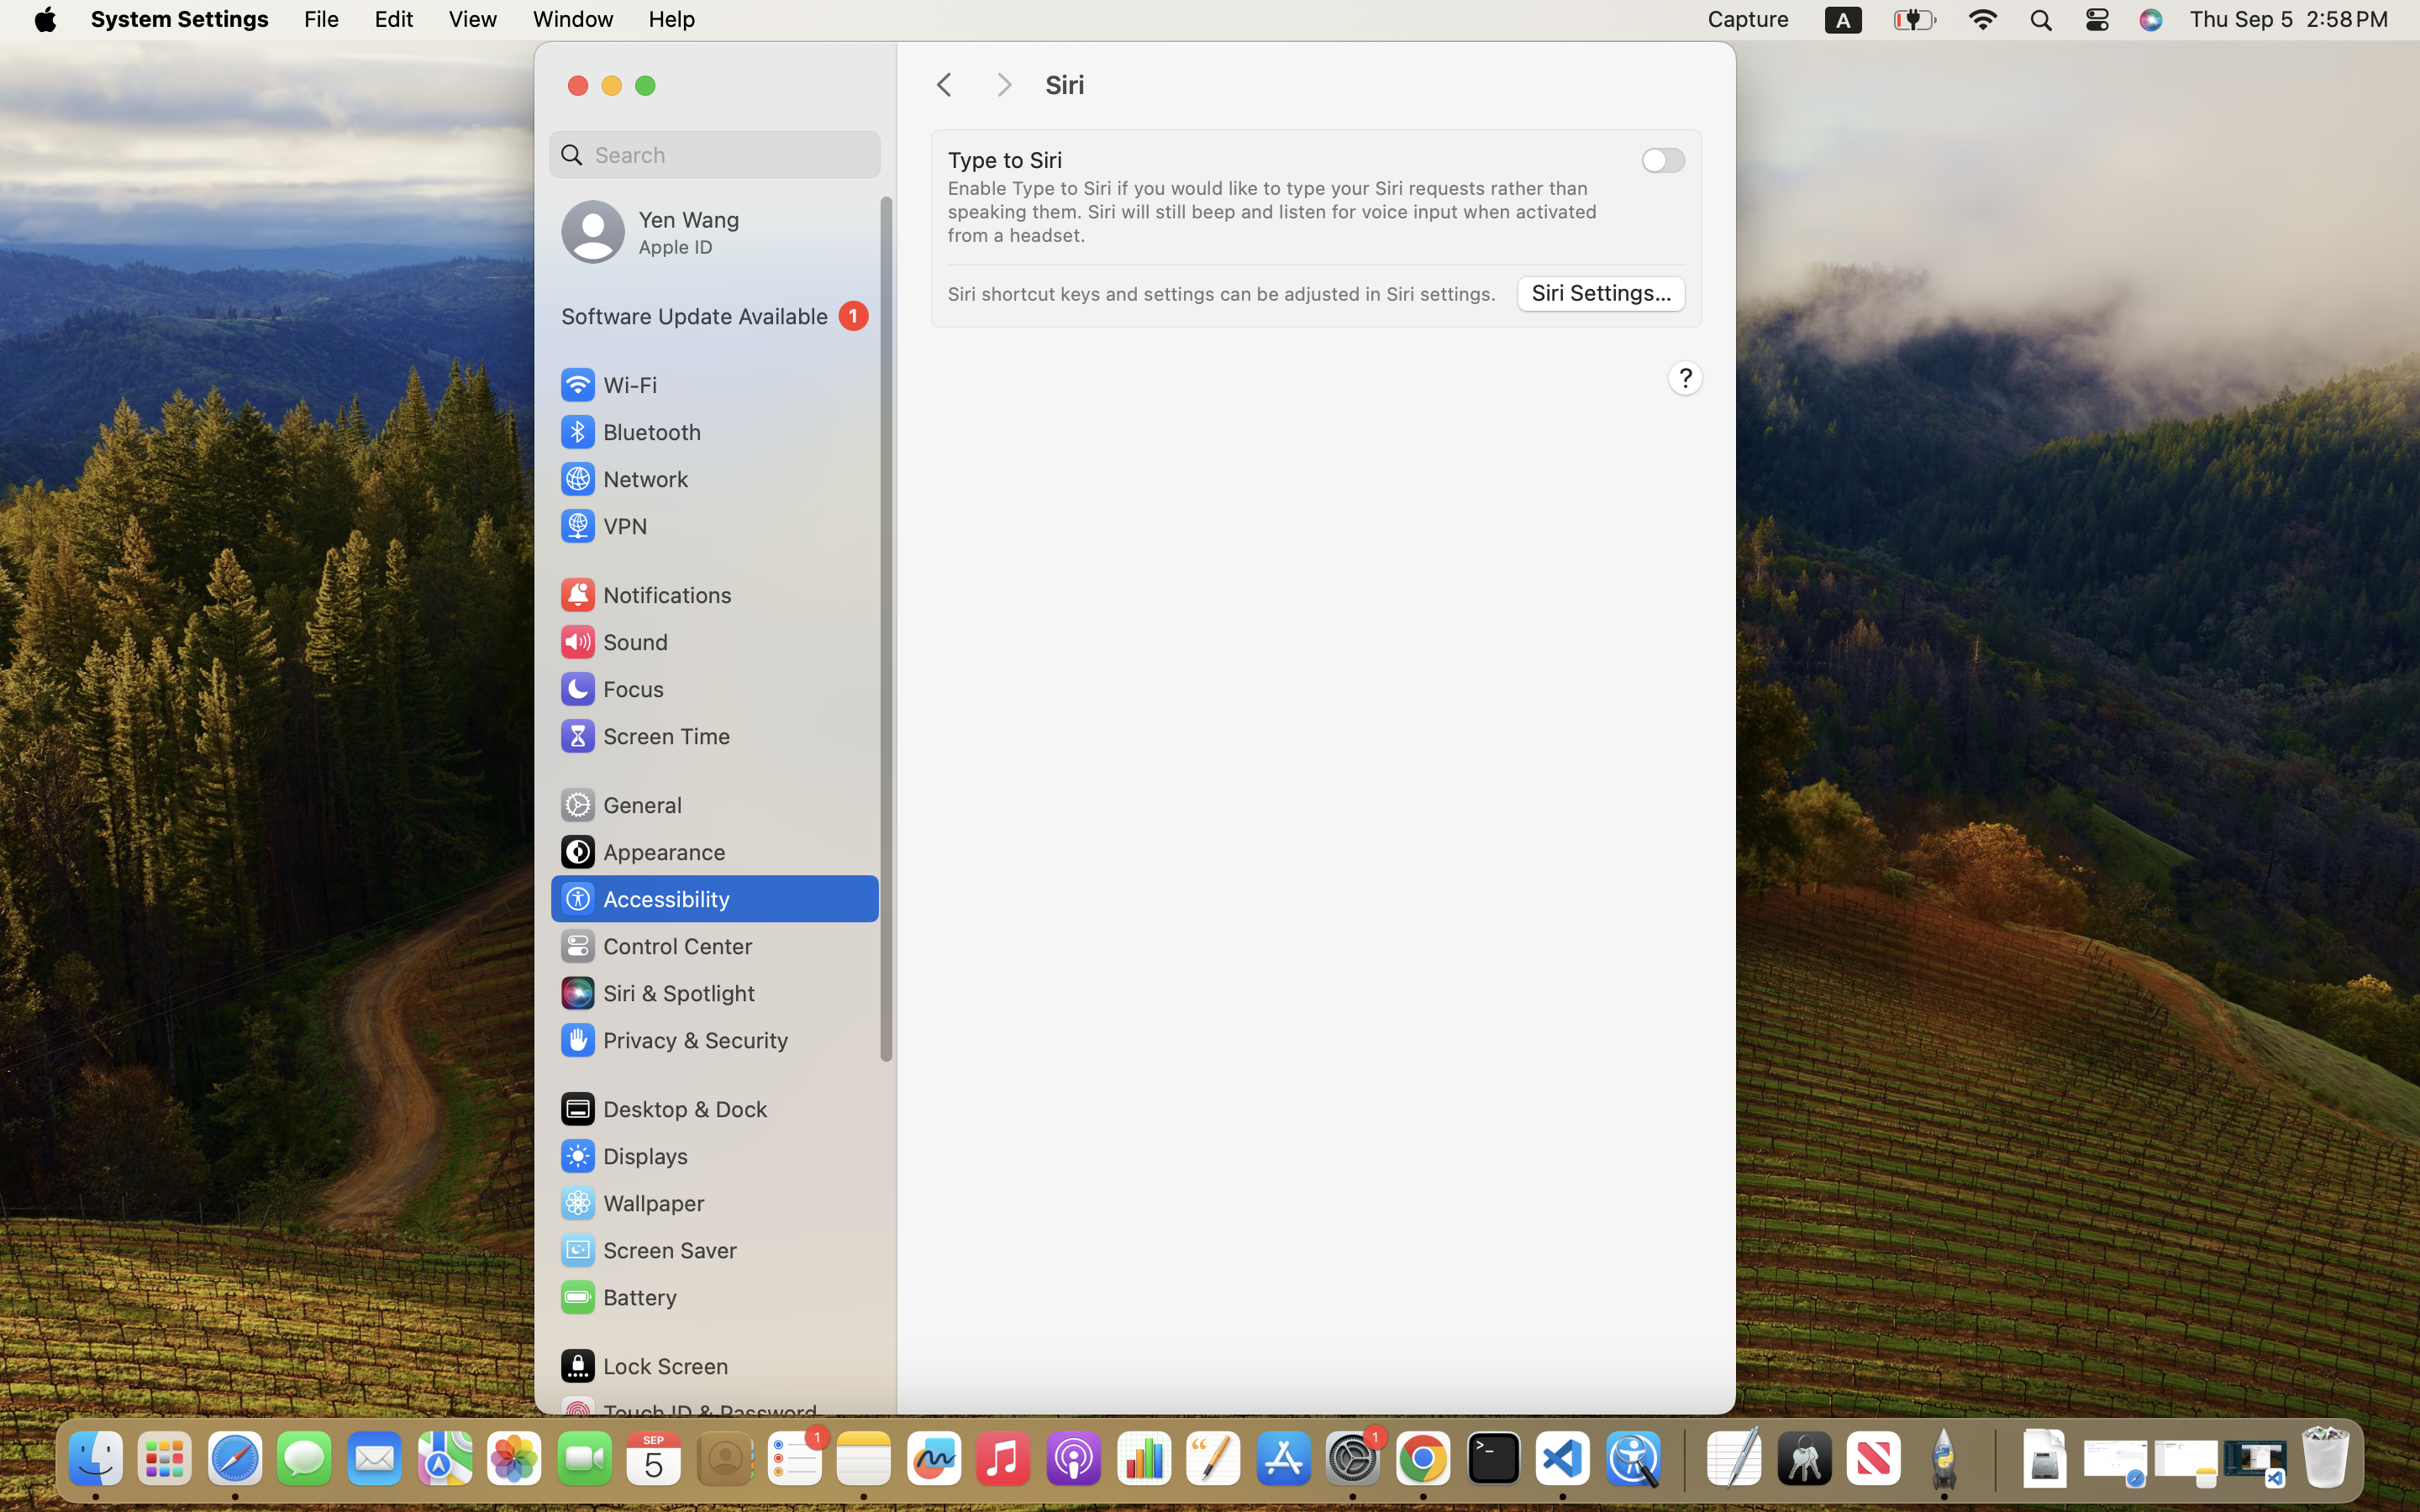  Describe the element at coordinates (644, 1364) in the screenshot. I see `'Lock Screen'` at that location.